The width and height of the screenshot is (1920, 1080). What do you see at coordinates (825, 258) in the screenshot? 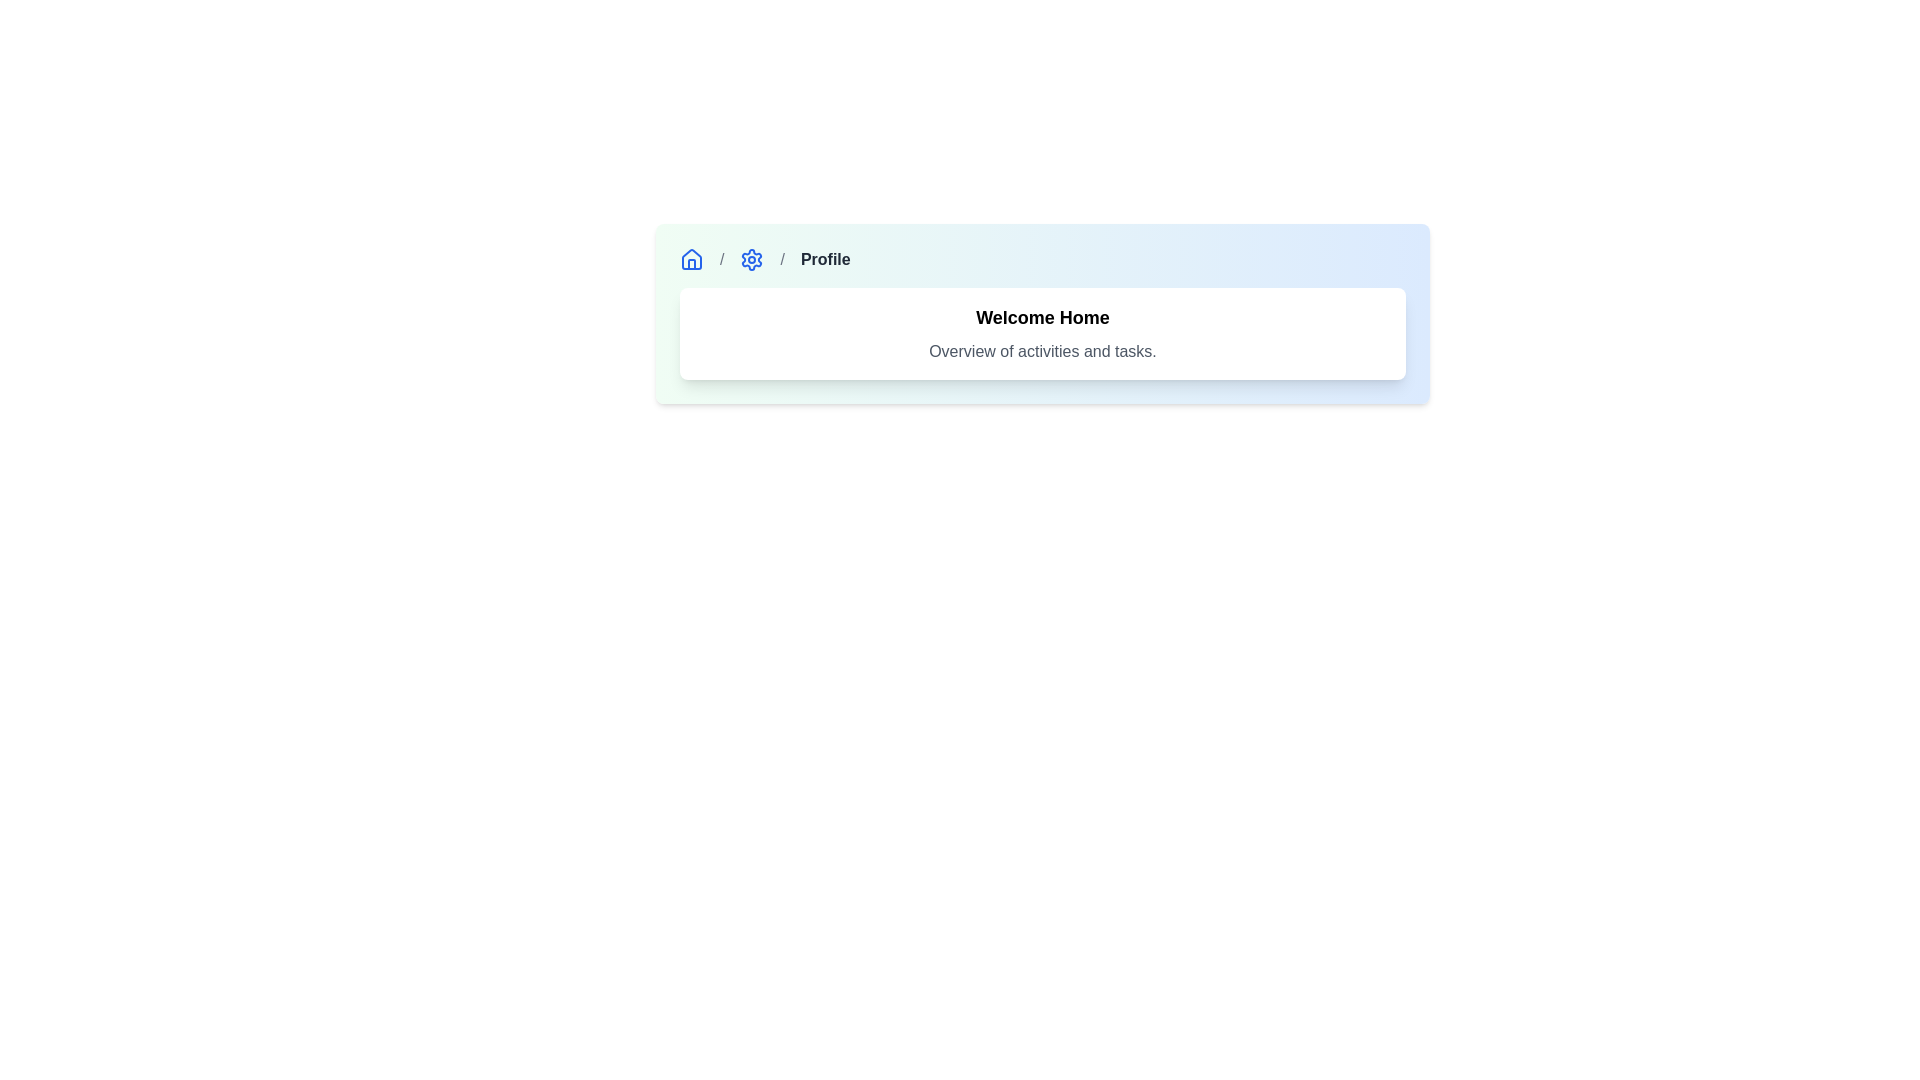
I see `text label indicating the current page within the navigation breadcrumb, which is the last breadcrumb in the navigation bar, located to the right of a '/' separator` at bounding box center [825, 258].